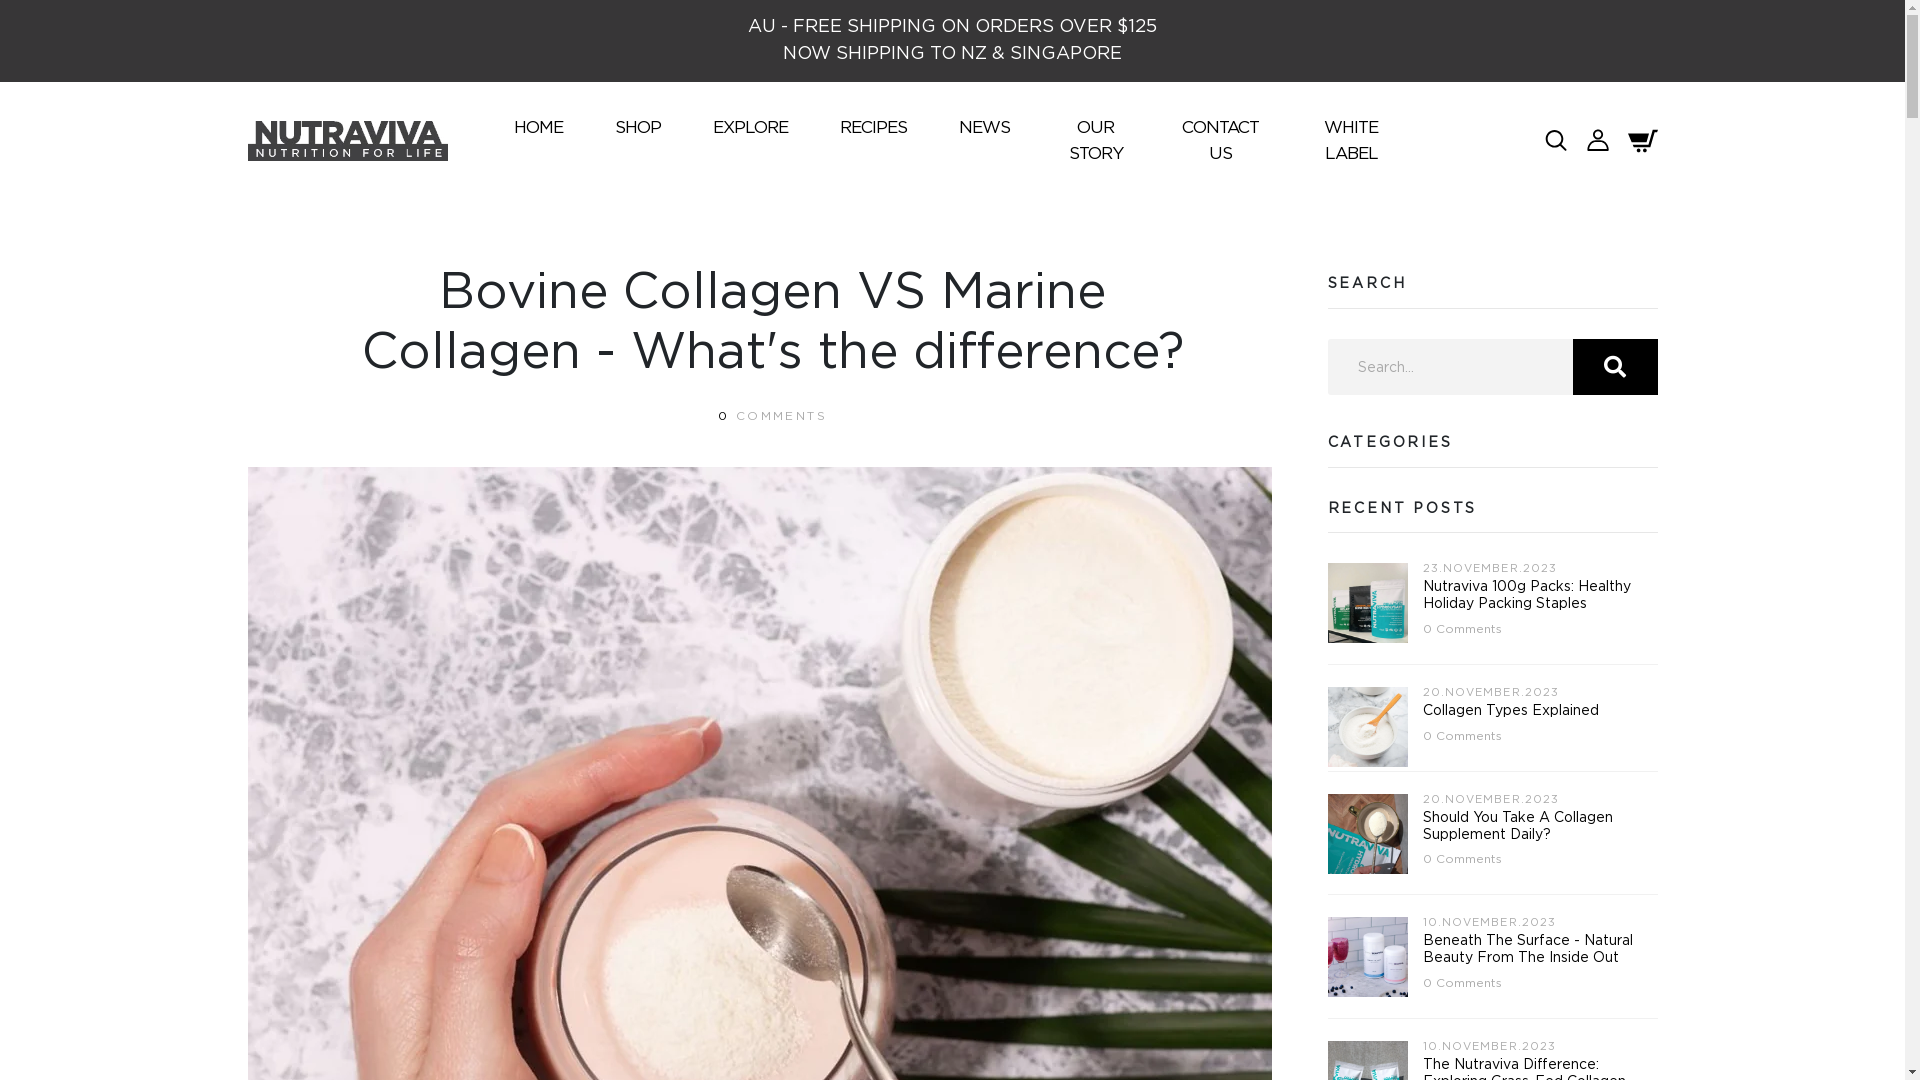 This screenshot has width=1920, height=1080. What do you see at coordinates (873, 127) in the screenshot?
I see `'RECIPES'` at bounding box center [873, 127].